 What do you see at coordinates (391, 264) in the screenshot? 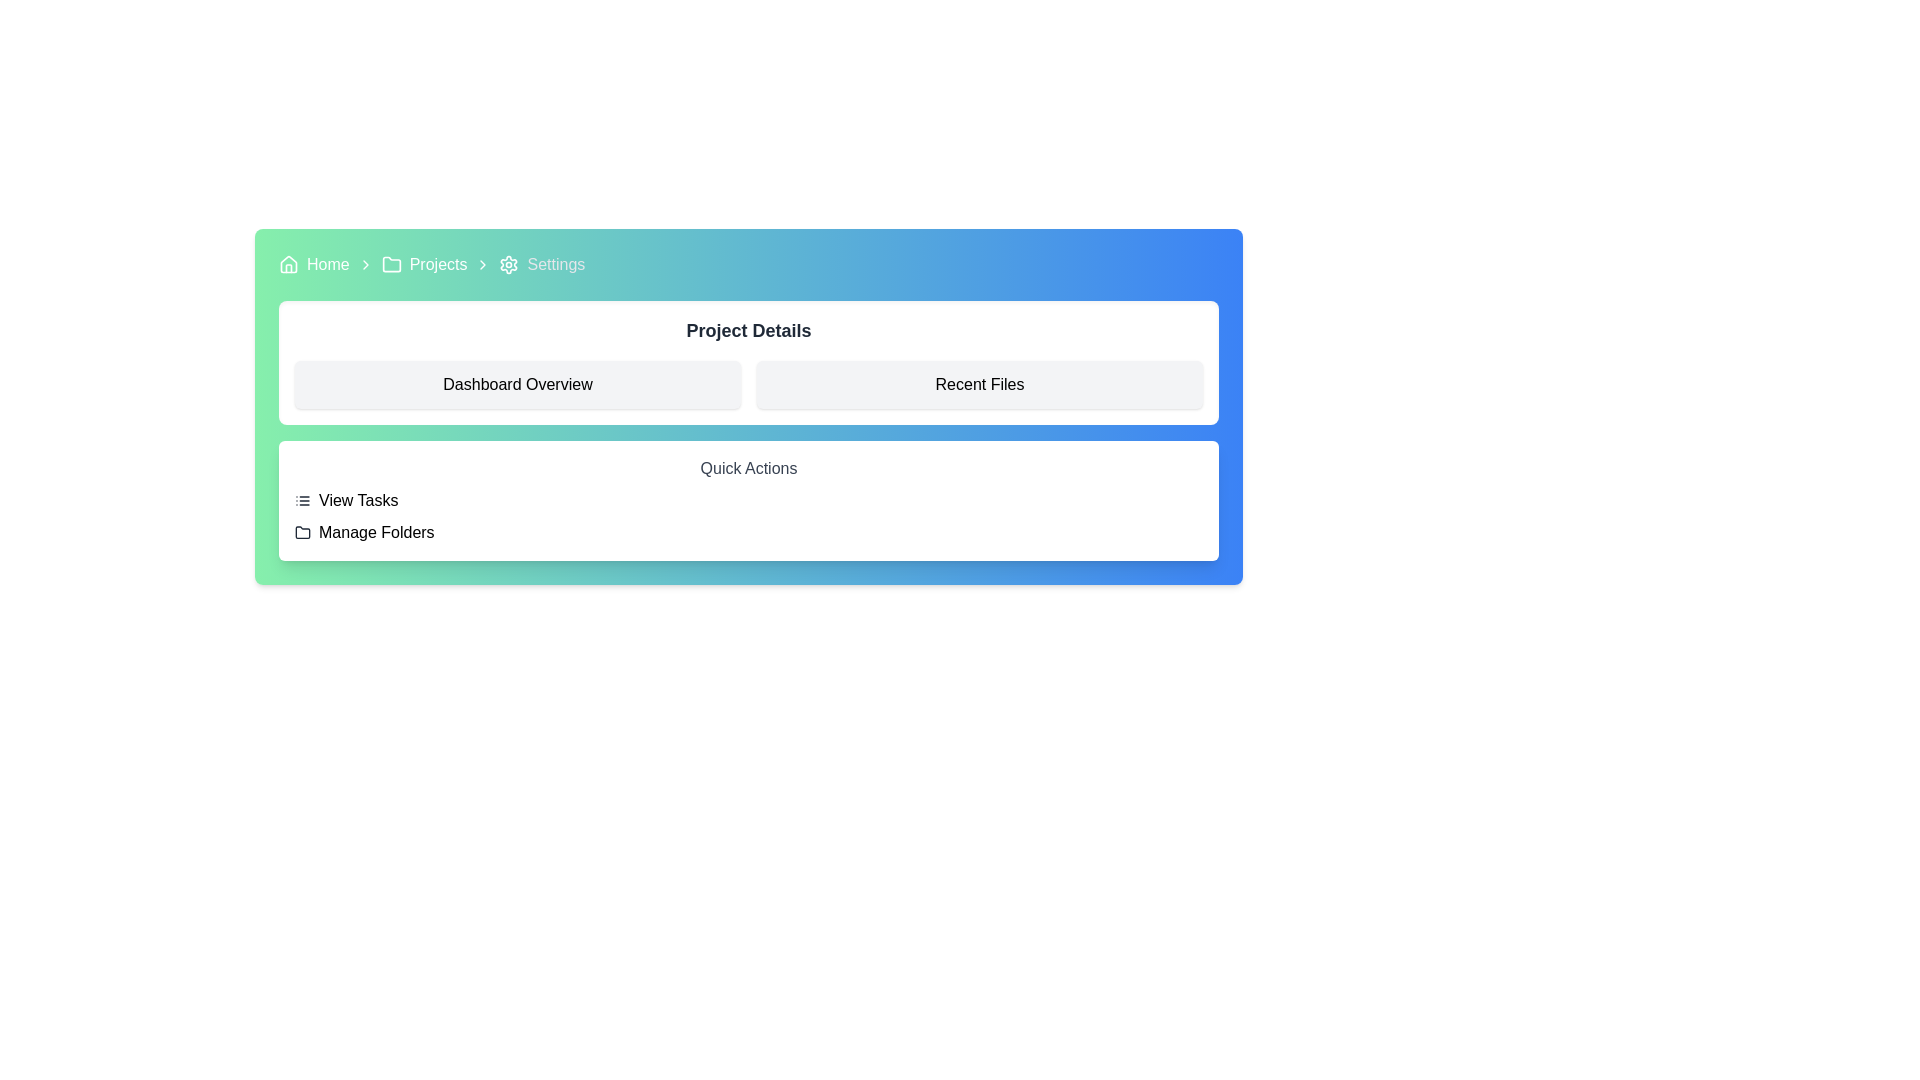
I see `the white-outline folder icon located in the breadcrumb navigation bar, positioned between the 'chevron-right' icon and the 'Projects' text link` at bounding box center [391, 264].